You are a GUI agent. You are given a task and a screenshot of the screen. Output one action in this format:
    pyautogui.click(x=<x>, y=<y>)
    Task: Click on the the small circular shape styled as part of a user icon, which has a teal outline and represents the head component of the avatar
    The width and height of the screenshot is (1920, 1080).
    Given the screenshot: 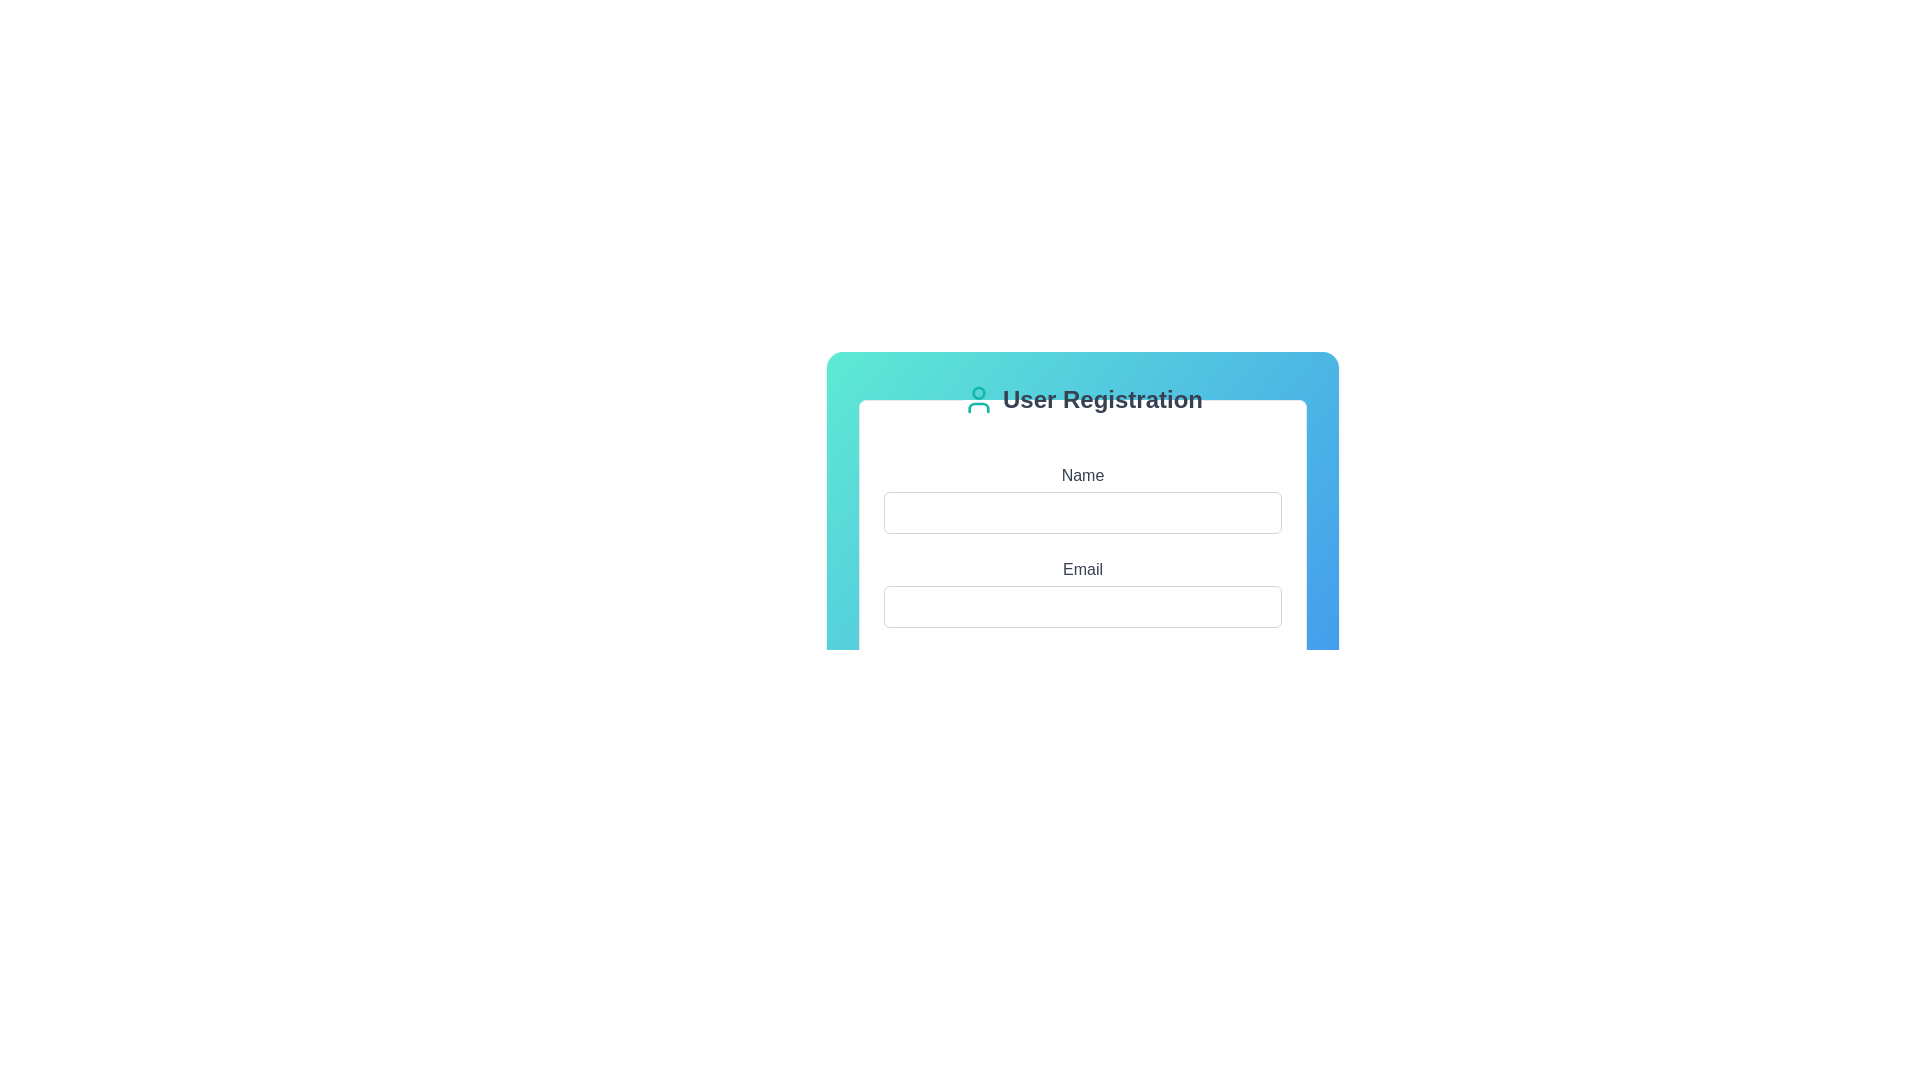 What is the action you would take?
    pyautogui.click(x=979, y=393)
    